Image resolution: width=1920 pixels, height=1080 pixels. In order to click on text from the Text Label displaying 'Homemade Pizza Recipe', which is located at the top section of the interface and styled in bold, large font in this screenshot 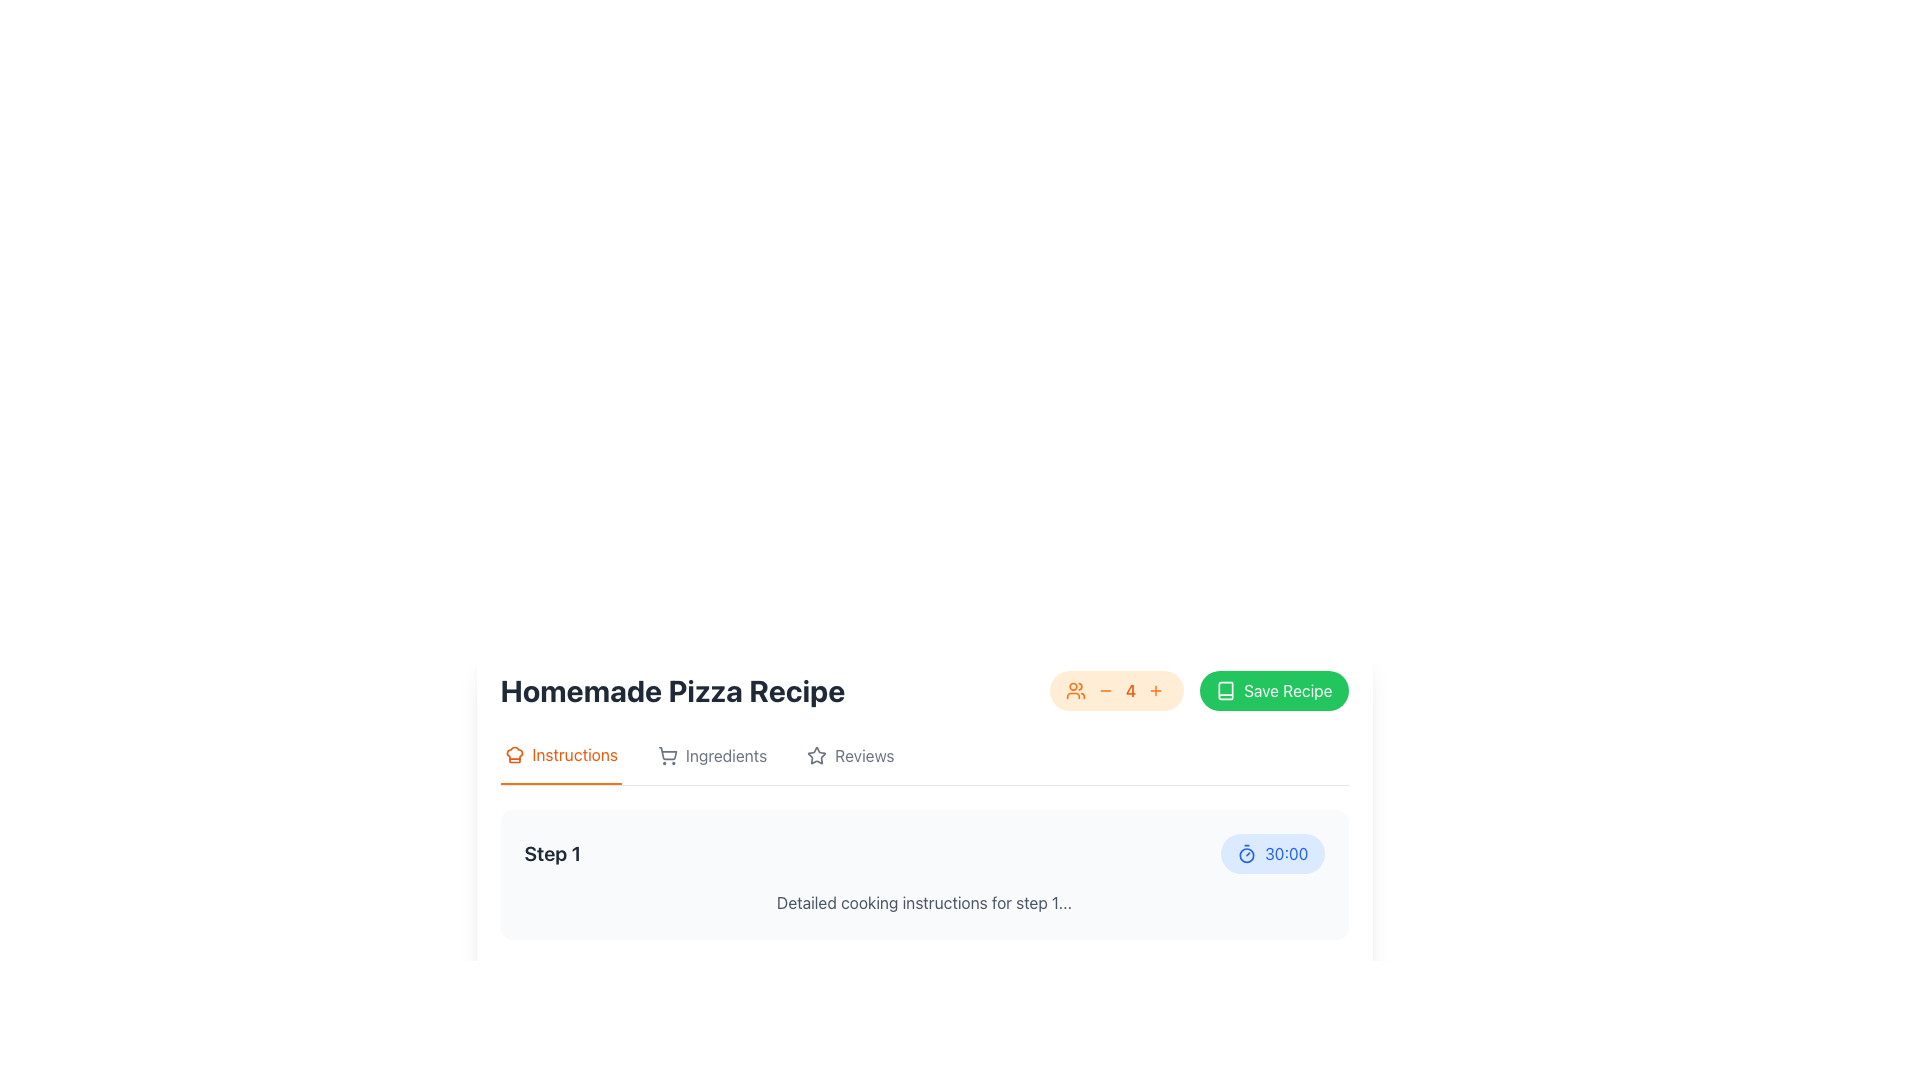, I will do `click(672, 689)`.